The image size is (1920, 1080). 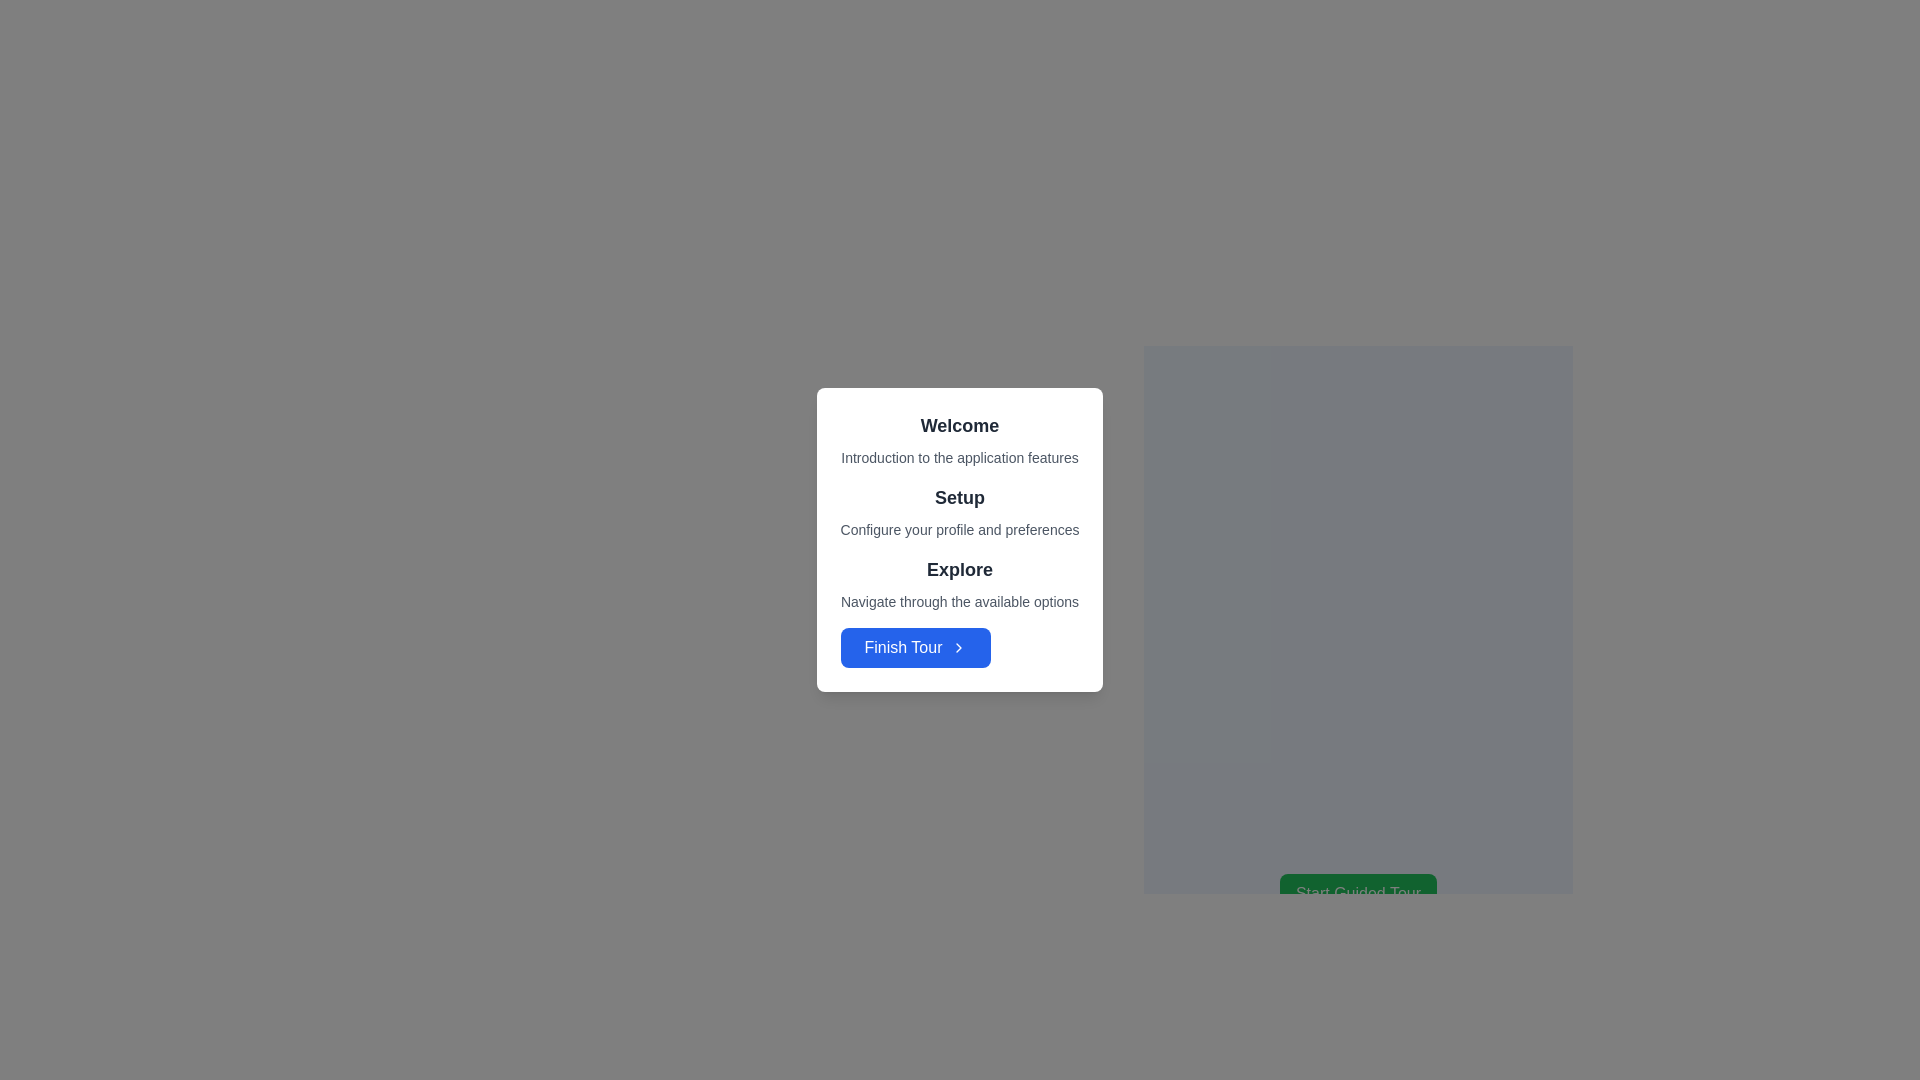 I want to click on text header that displays 'Welcome', which is a bold-text headline in large dark gray font, centrally positioned near the top of the application's interface, so click(x=960, y=424).